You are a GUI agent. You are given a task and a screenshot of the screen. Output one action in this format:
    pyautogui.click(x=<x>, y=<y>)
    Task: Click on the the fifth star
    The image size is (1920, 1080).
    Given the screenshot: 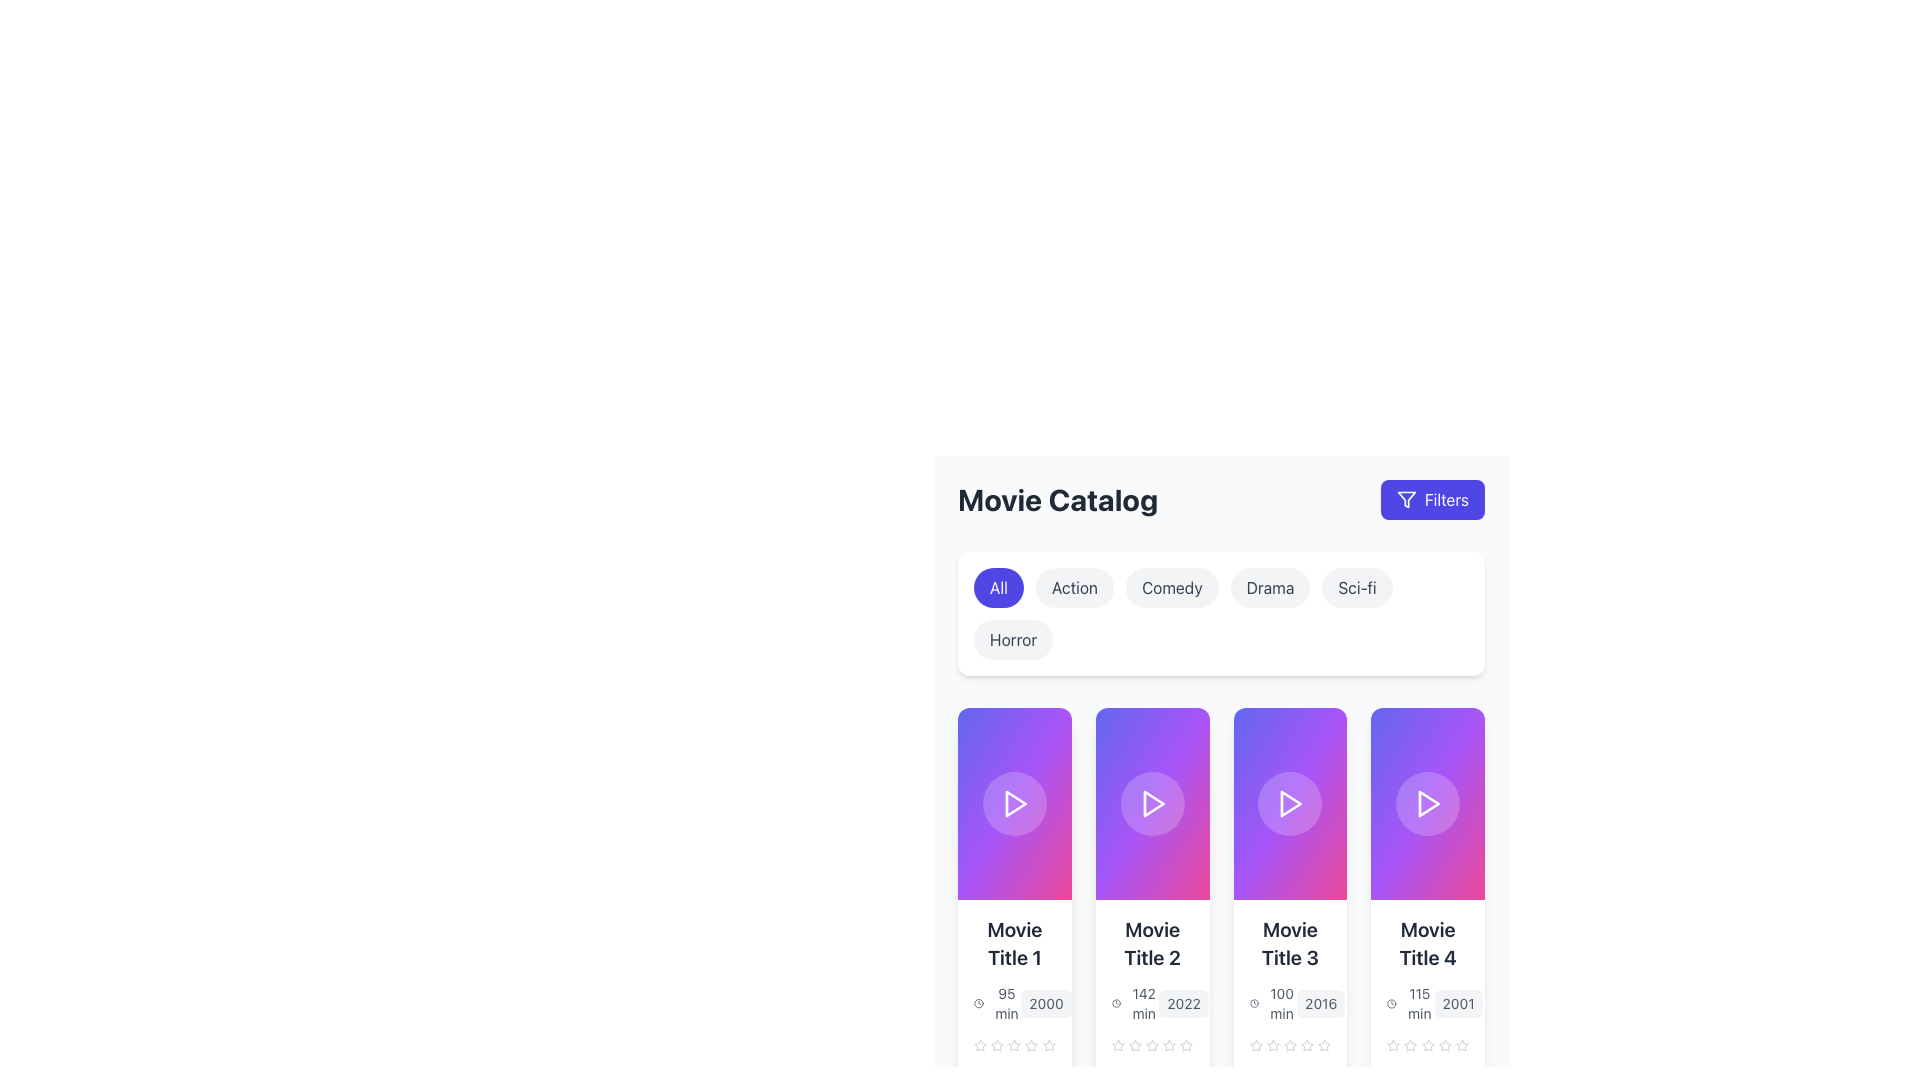 What is the action you would take?
    pyautogui.click(x=1048, y=1044)
    